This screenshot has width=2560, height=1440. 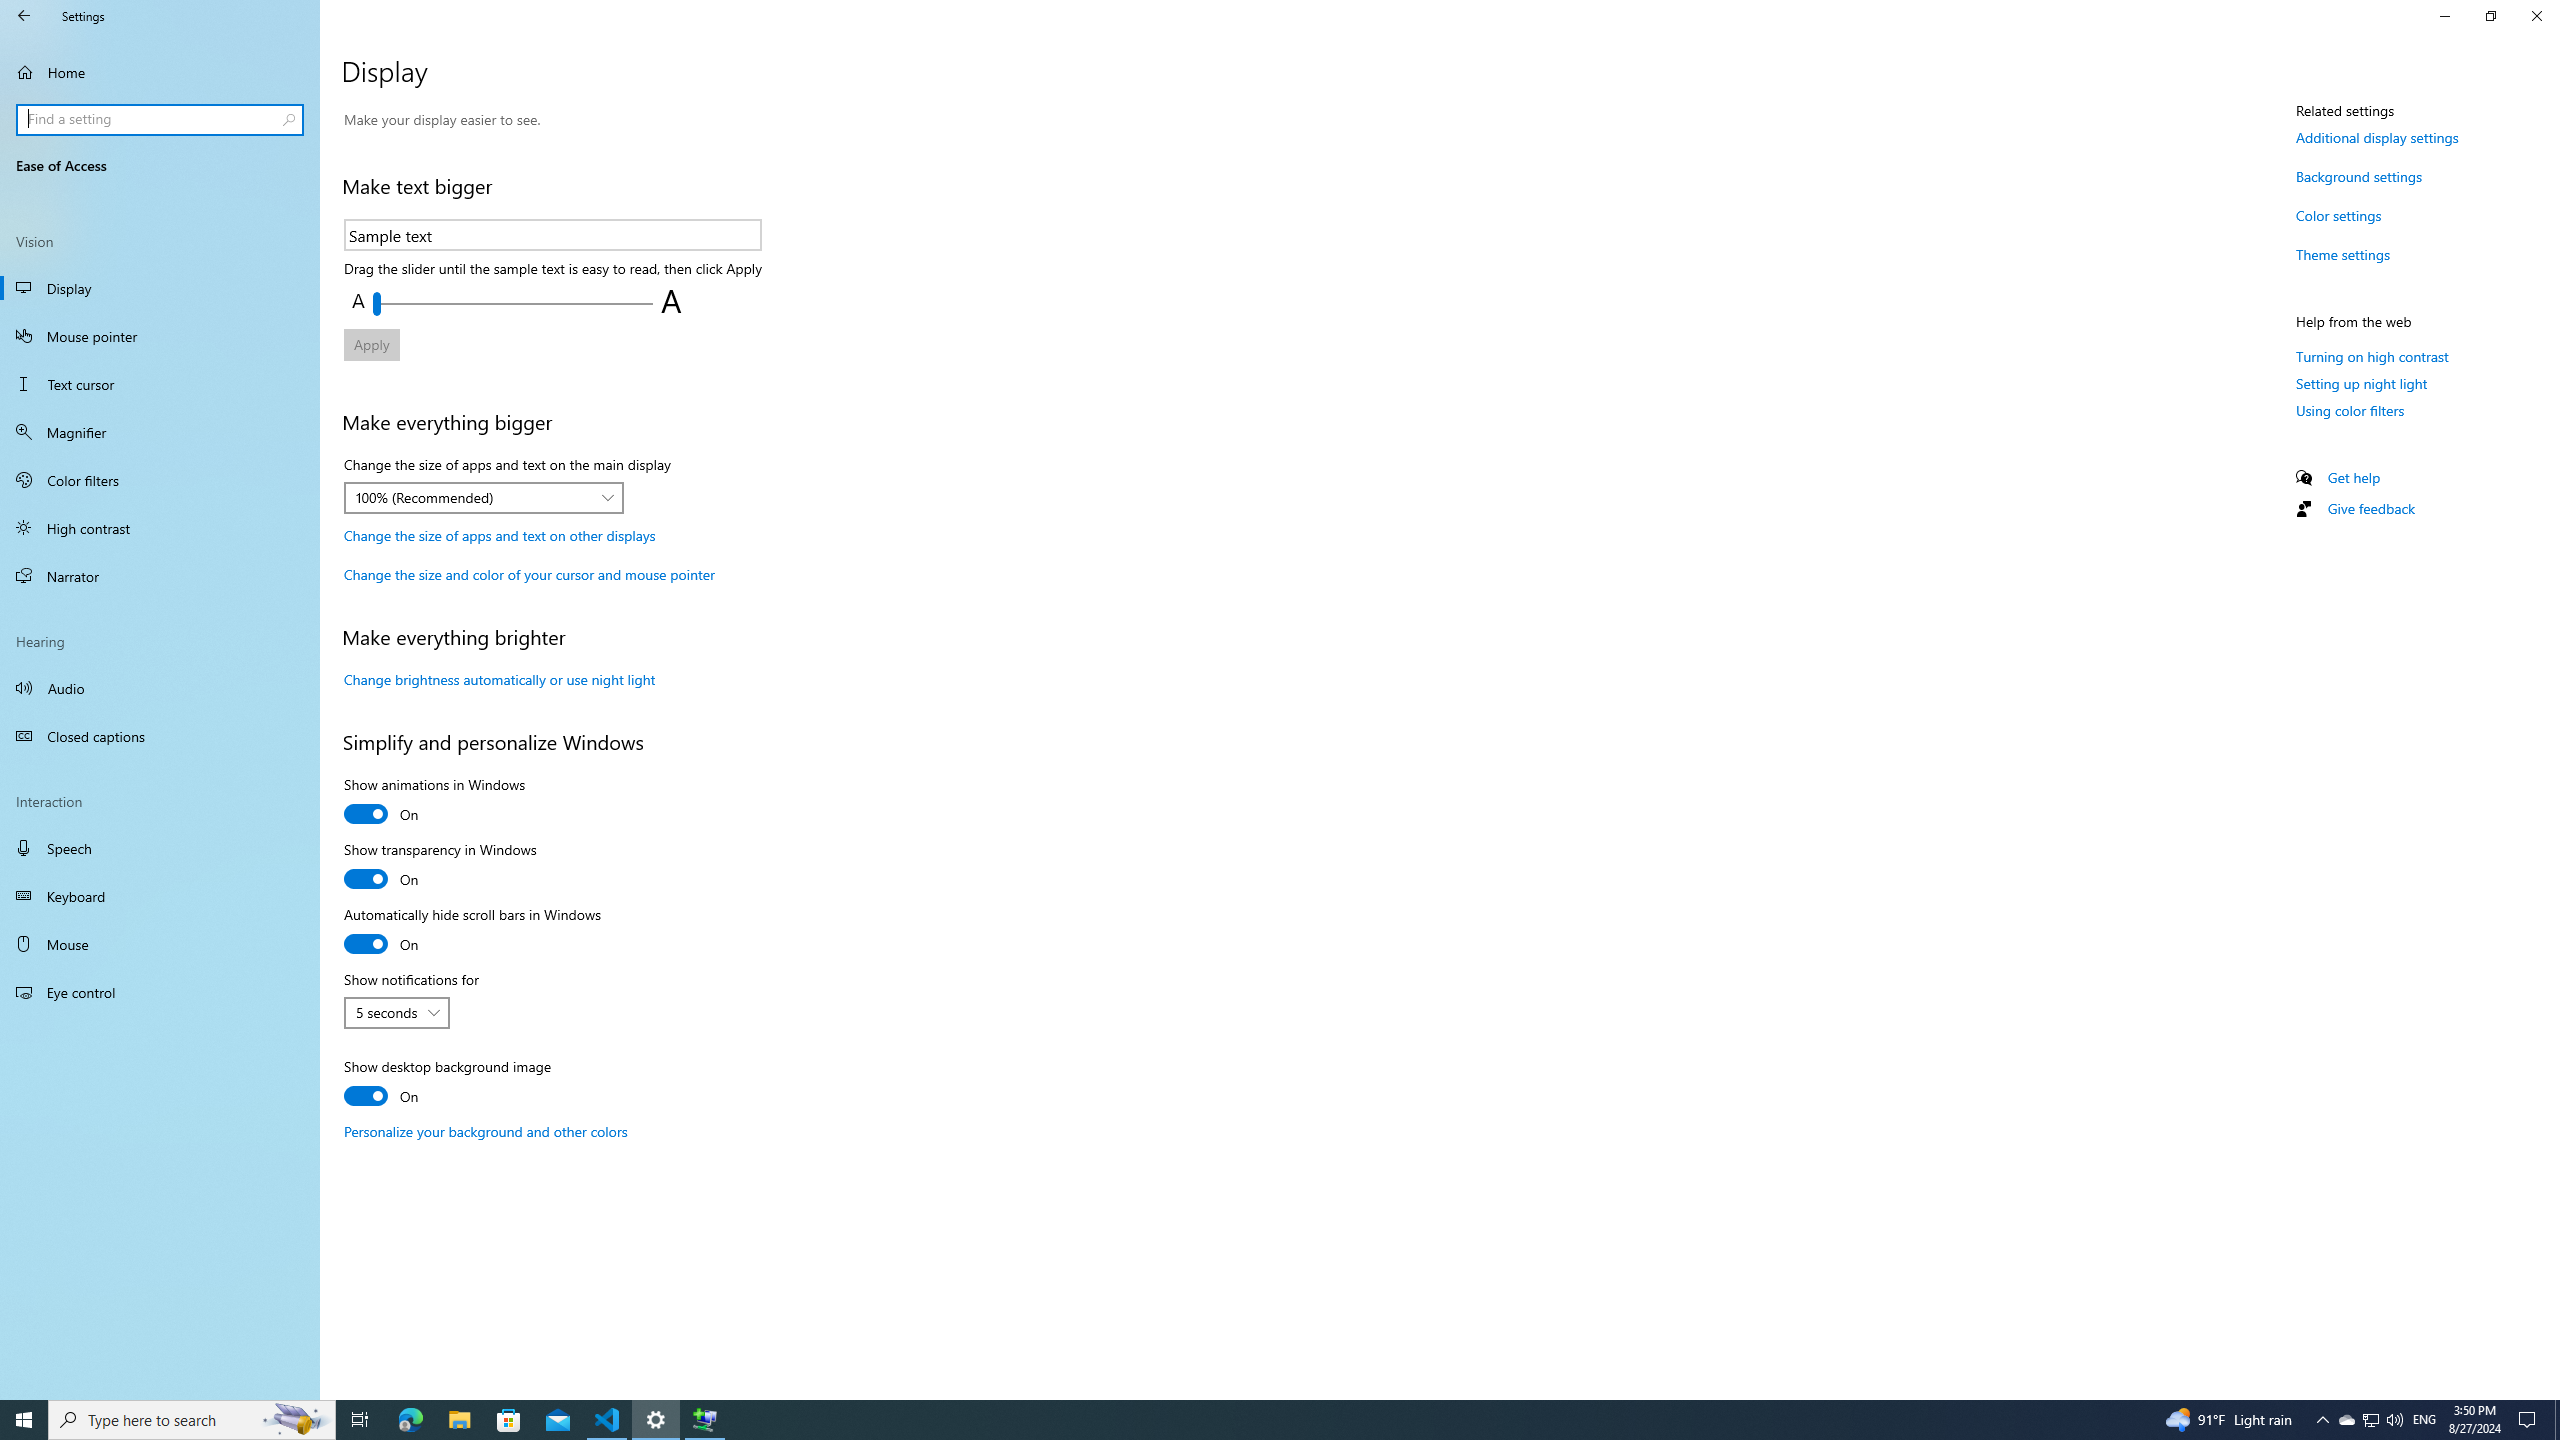 What do you see at coordinates (485, 1130) in the screenshot?
I see `'Personalize your background and other colors'` at bounding box center [485, 1130].